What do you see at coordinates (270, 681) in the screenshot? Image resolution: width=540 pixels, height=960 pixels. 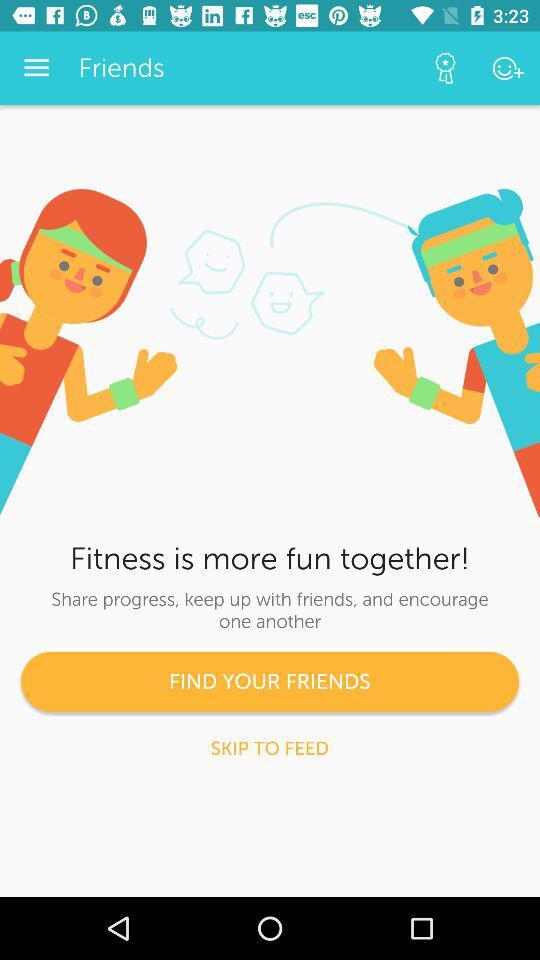 I see `find your friends` at bounding box center [270, 681].